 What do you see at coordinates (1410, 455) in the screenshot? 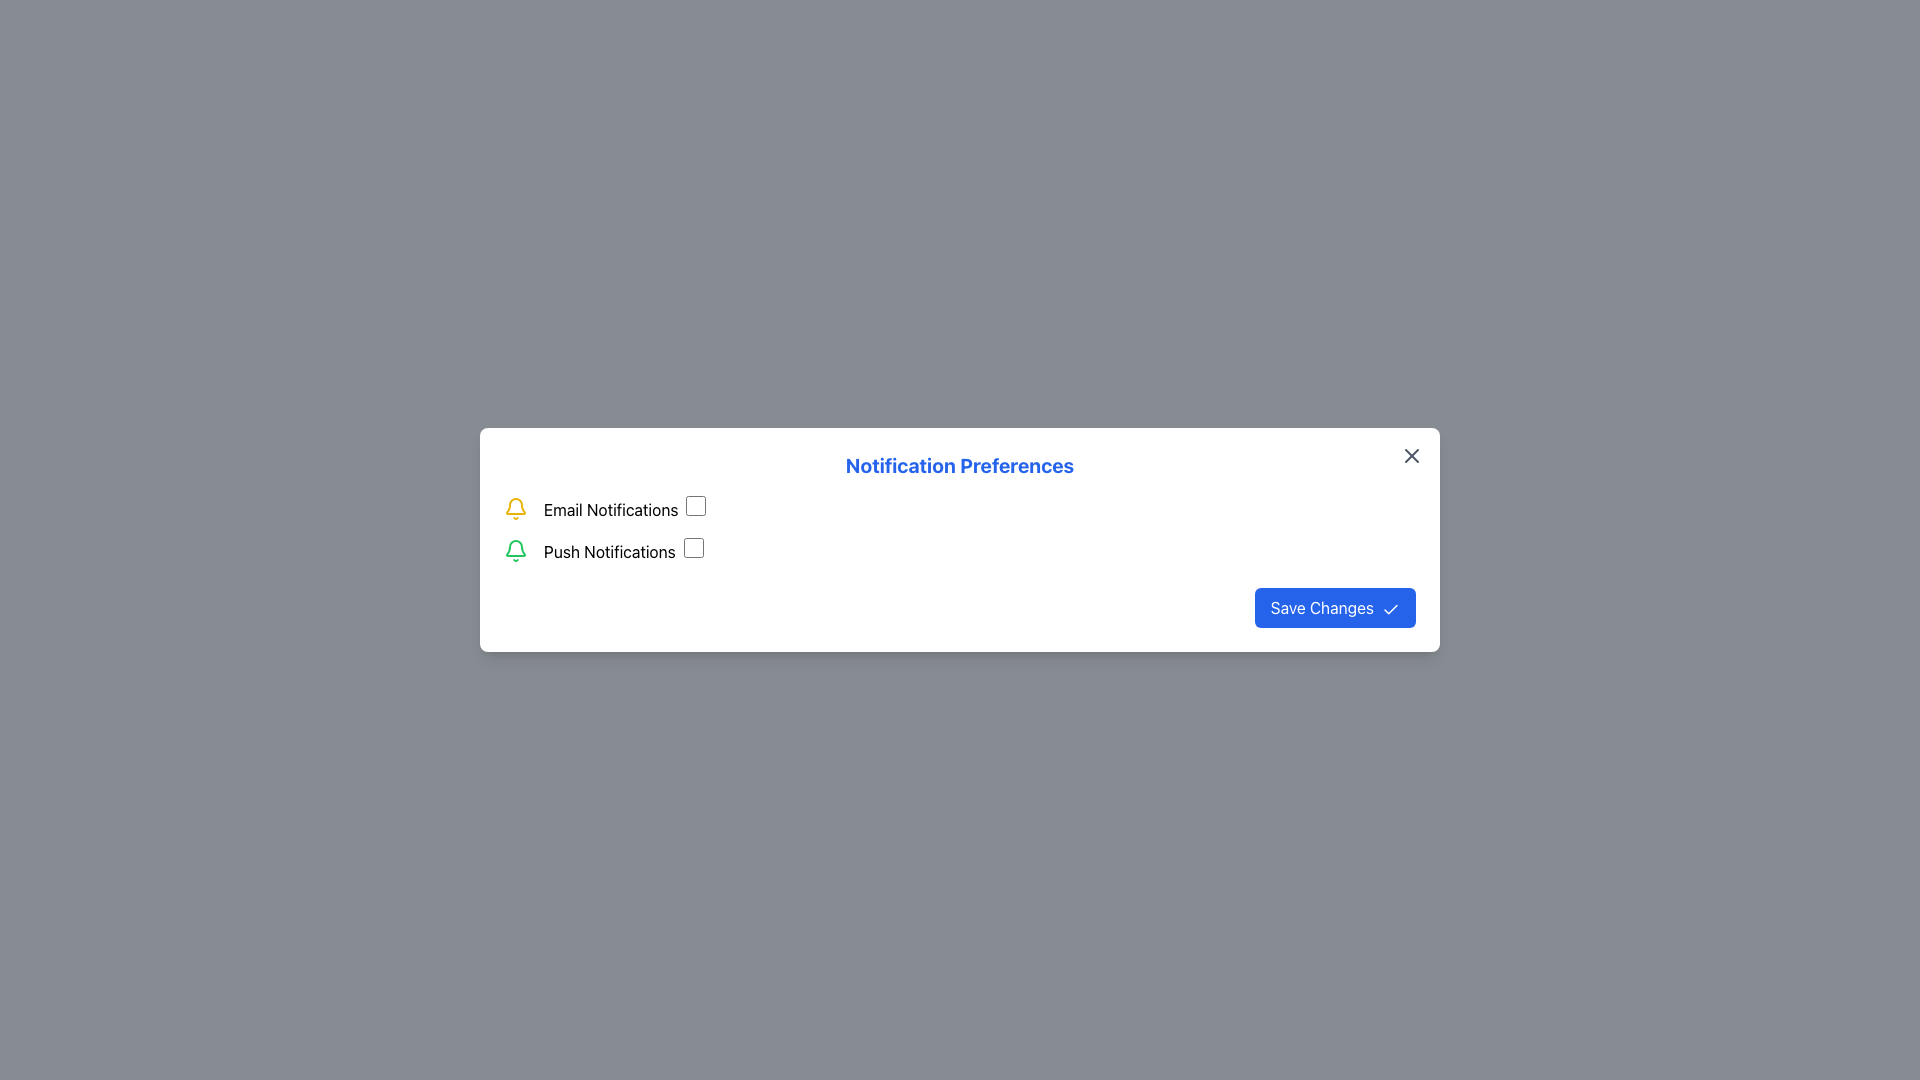
I see `the close icon button located in the top-right corner of the dialog box` at bounding box center [1410, 455].